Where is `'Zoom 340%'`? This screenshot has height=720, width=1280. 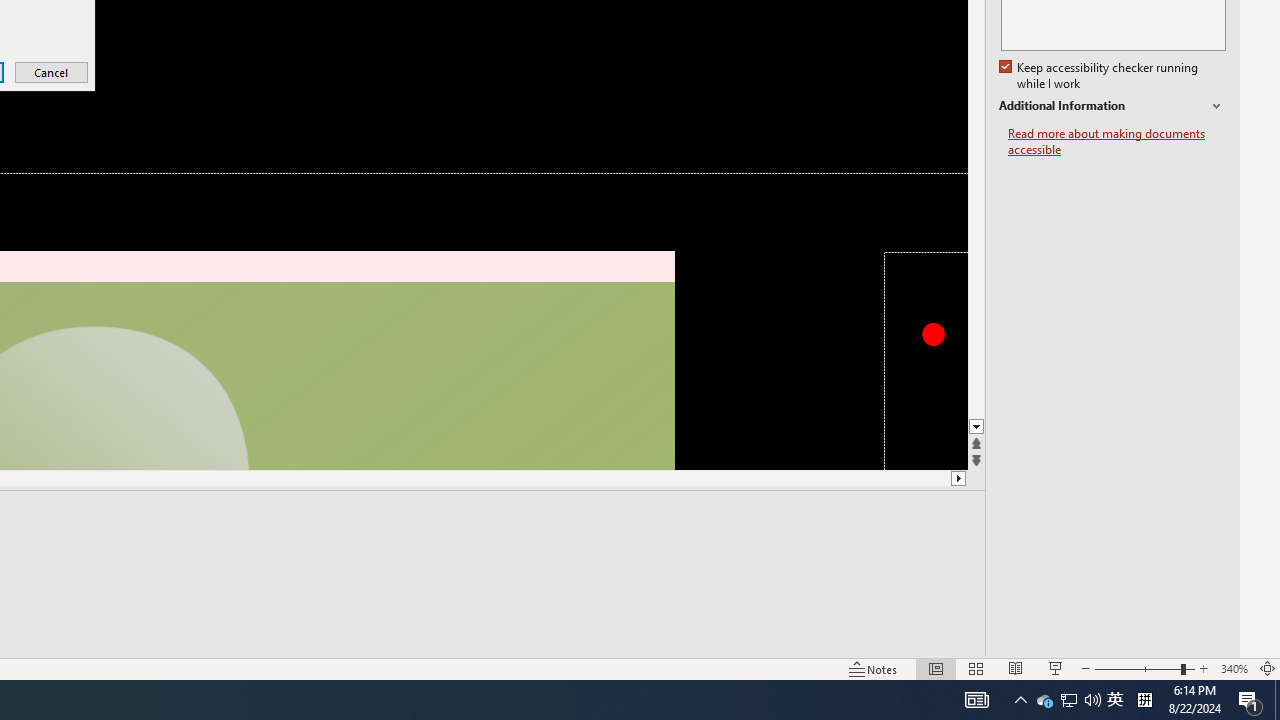 'Zoom 340%' is located at coordinates (1233, 669).